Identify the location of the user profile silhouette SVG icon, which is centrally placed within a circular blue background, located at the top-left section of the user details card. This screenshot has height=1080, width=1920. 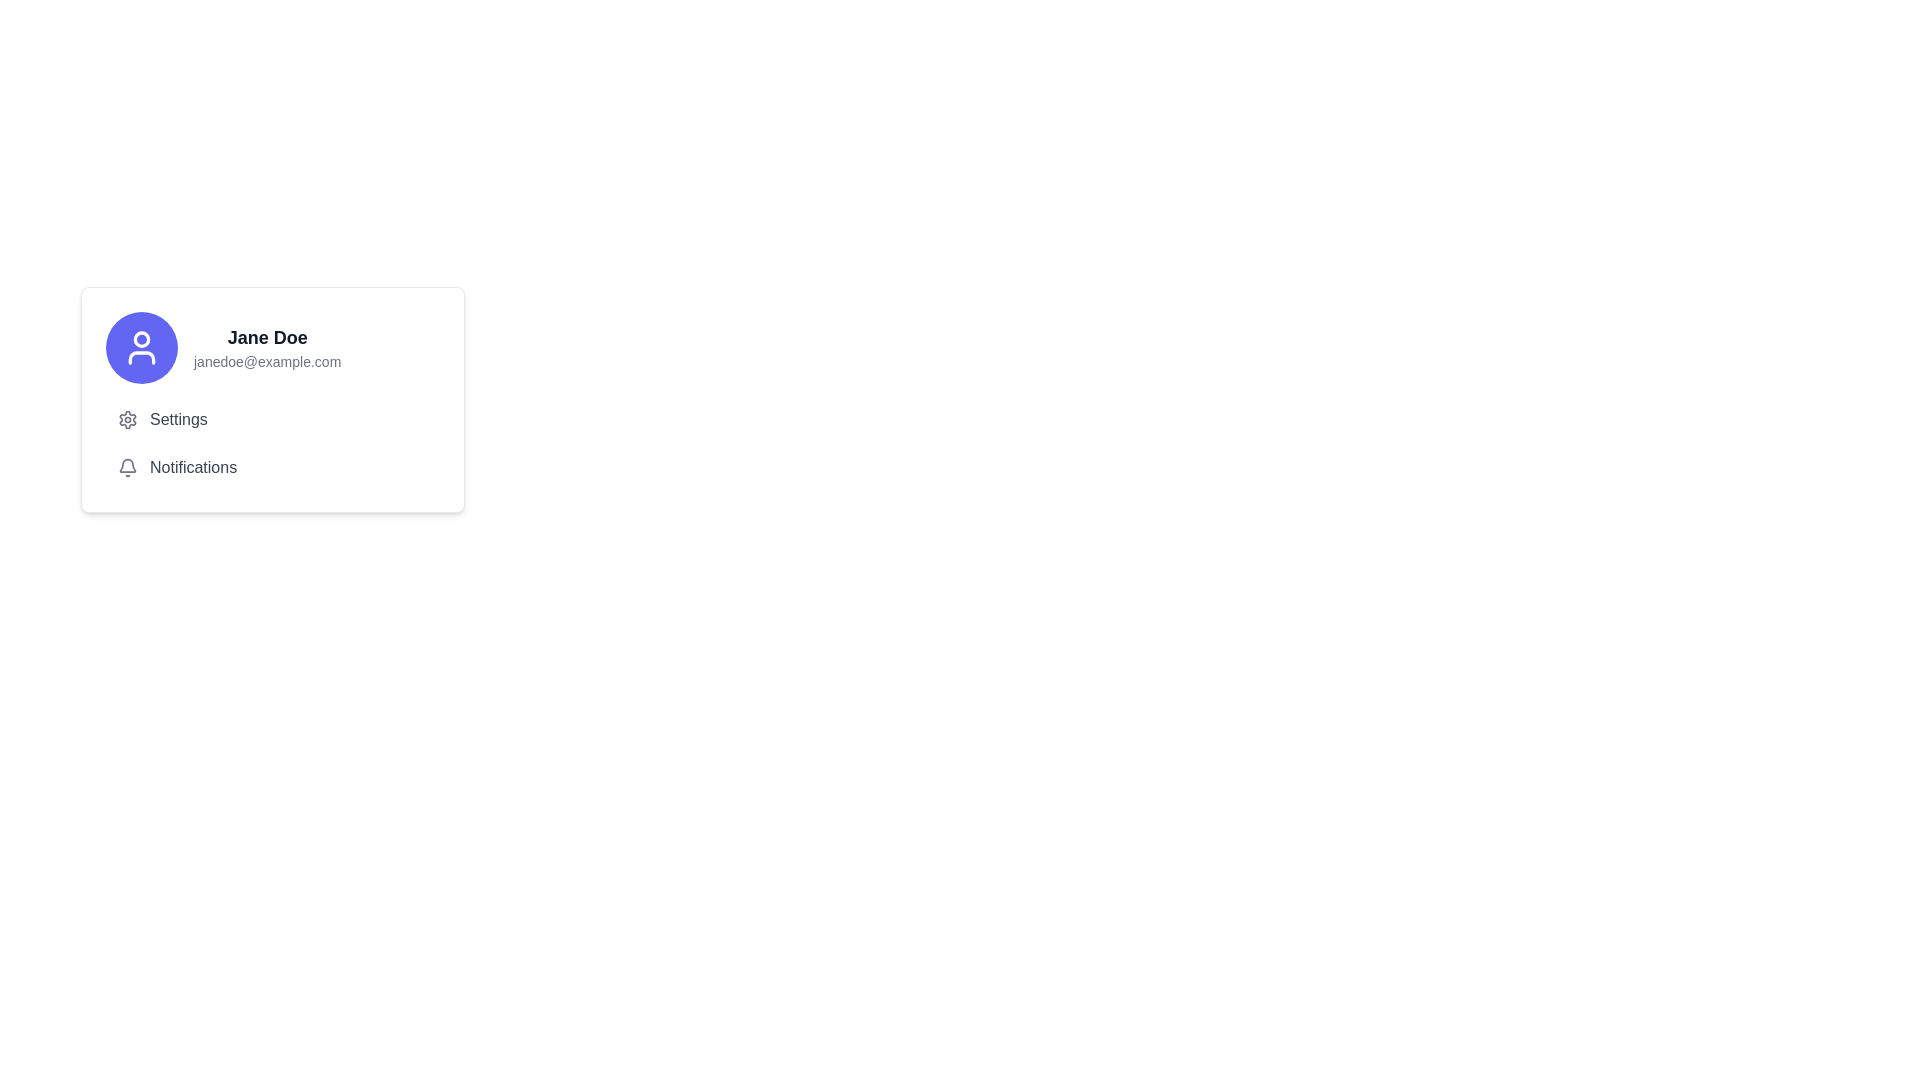
(141, 346).